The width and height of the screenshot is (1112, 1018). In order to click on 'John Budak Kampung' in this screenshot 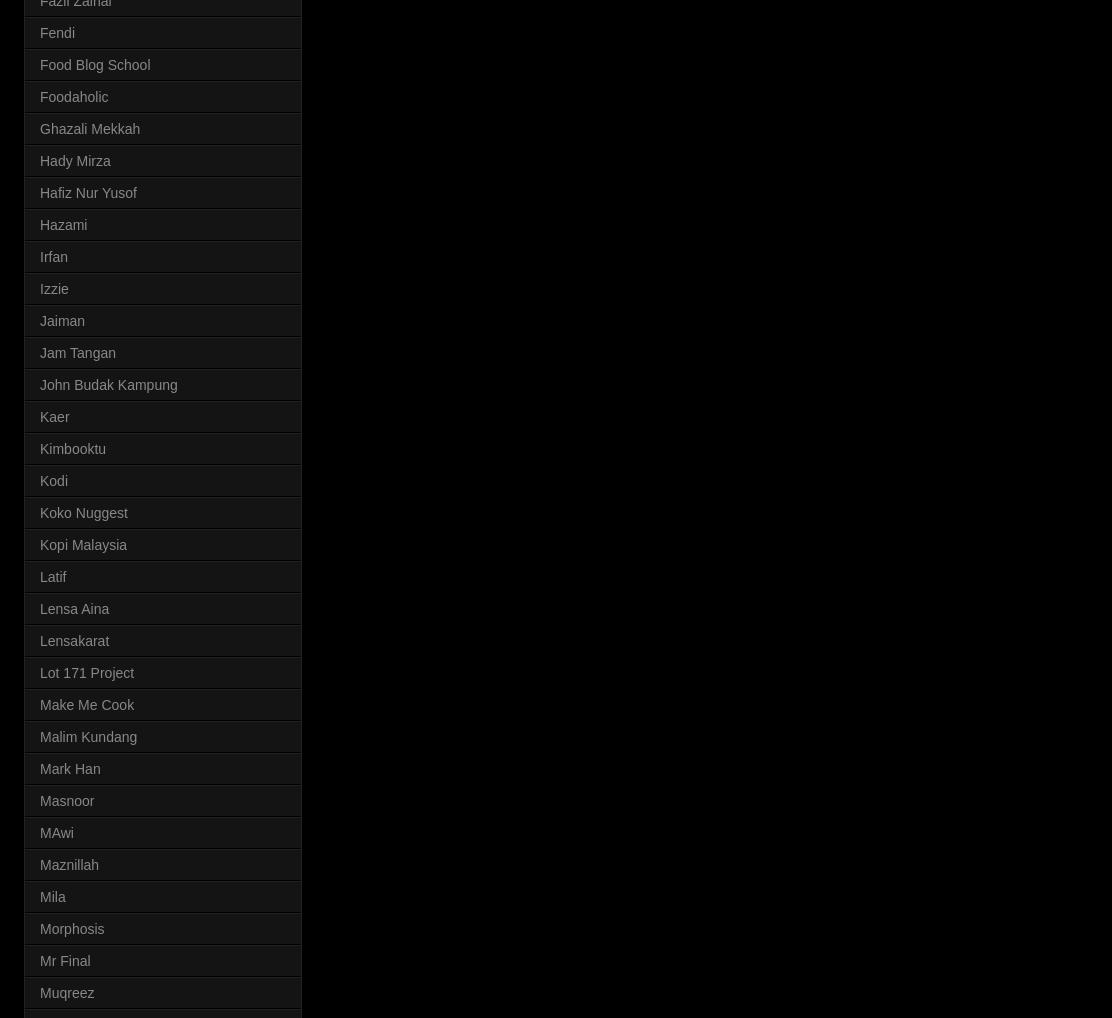, I will do `click(40, 383)`.